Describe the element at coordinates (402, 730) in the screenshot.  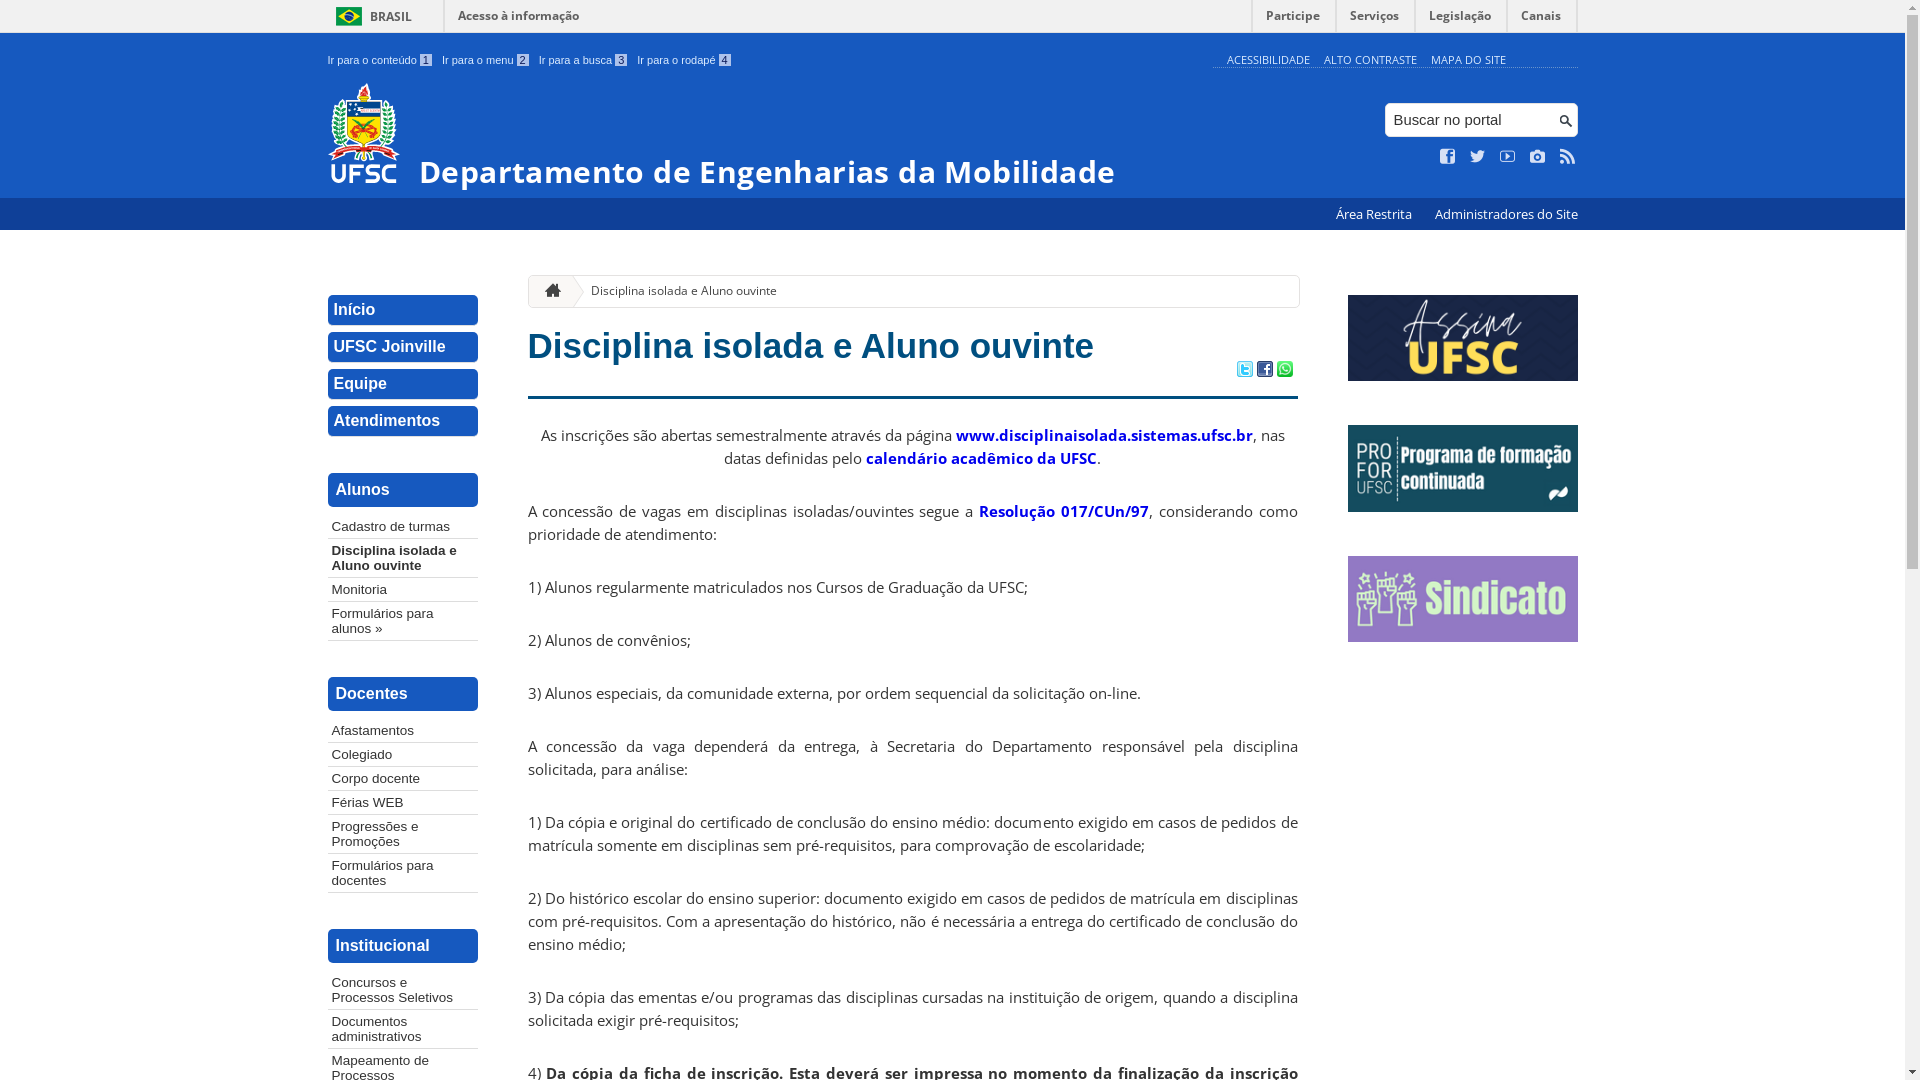
I see `'Afastamentos'` at that location.